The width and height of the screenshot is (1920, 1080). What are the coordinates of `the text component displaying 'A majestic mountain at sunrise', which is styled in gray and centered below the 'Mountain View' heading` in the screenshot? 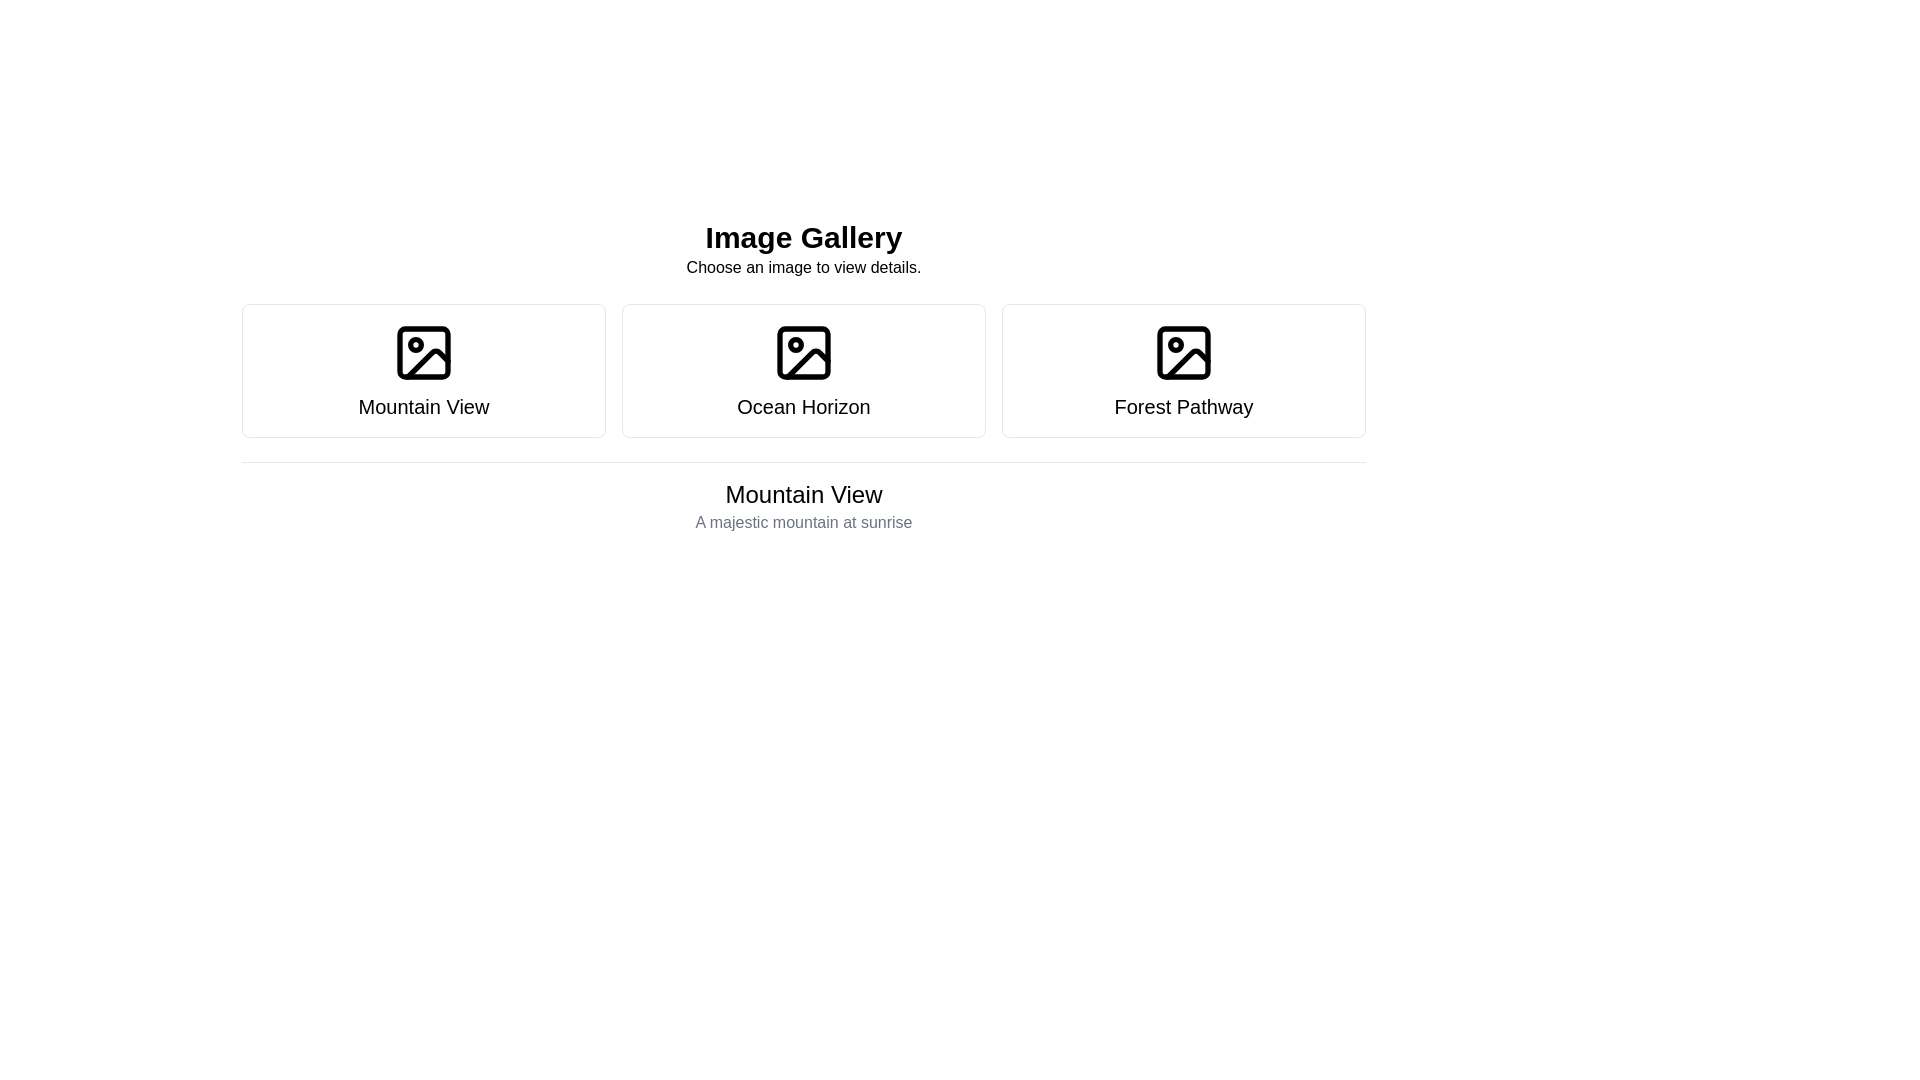 It's located at (804, 522).